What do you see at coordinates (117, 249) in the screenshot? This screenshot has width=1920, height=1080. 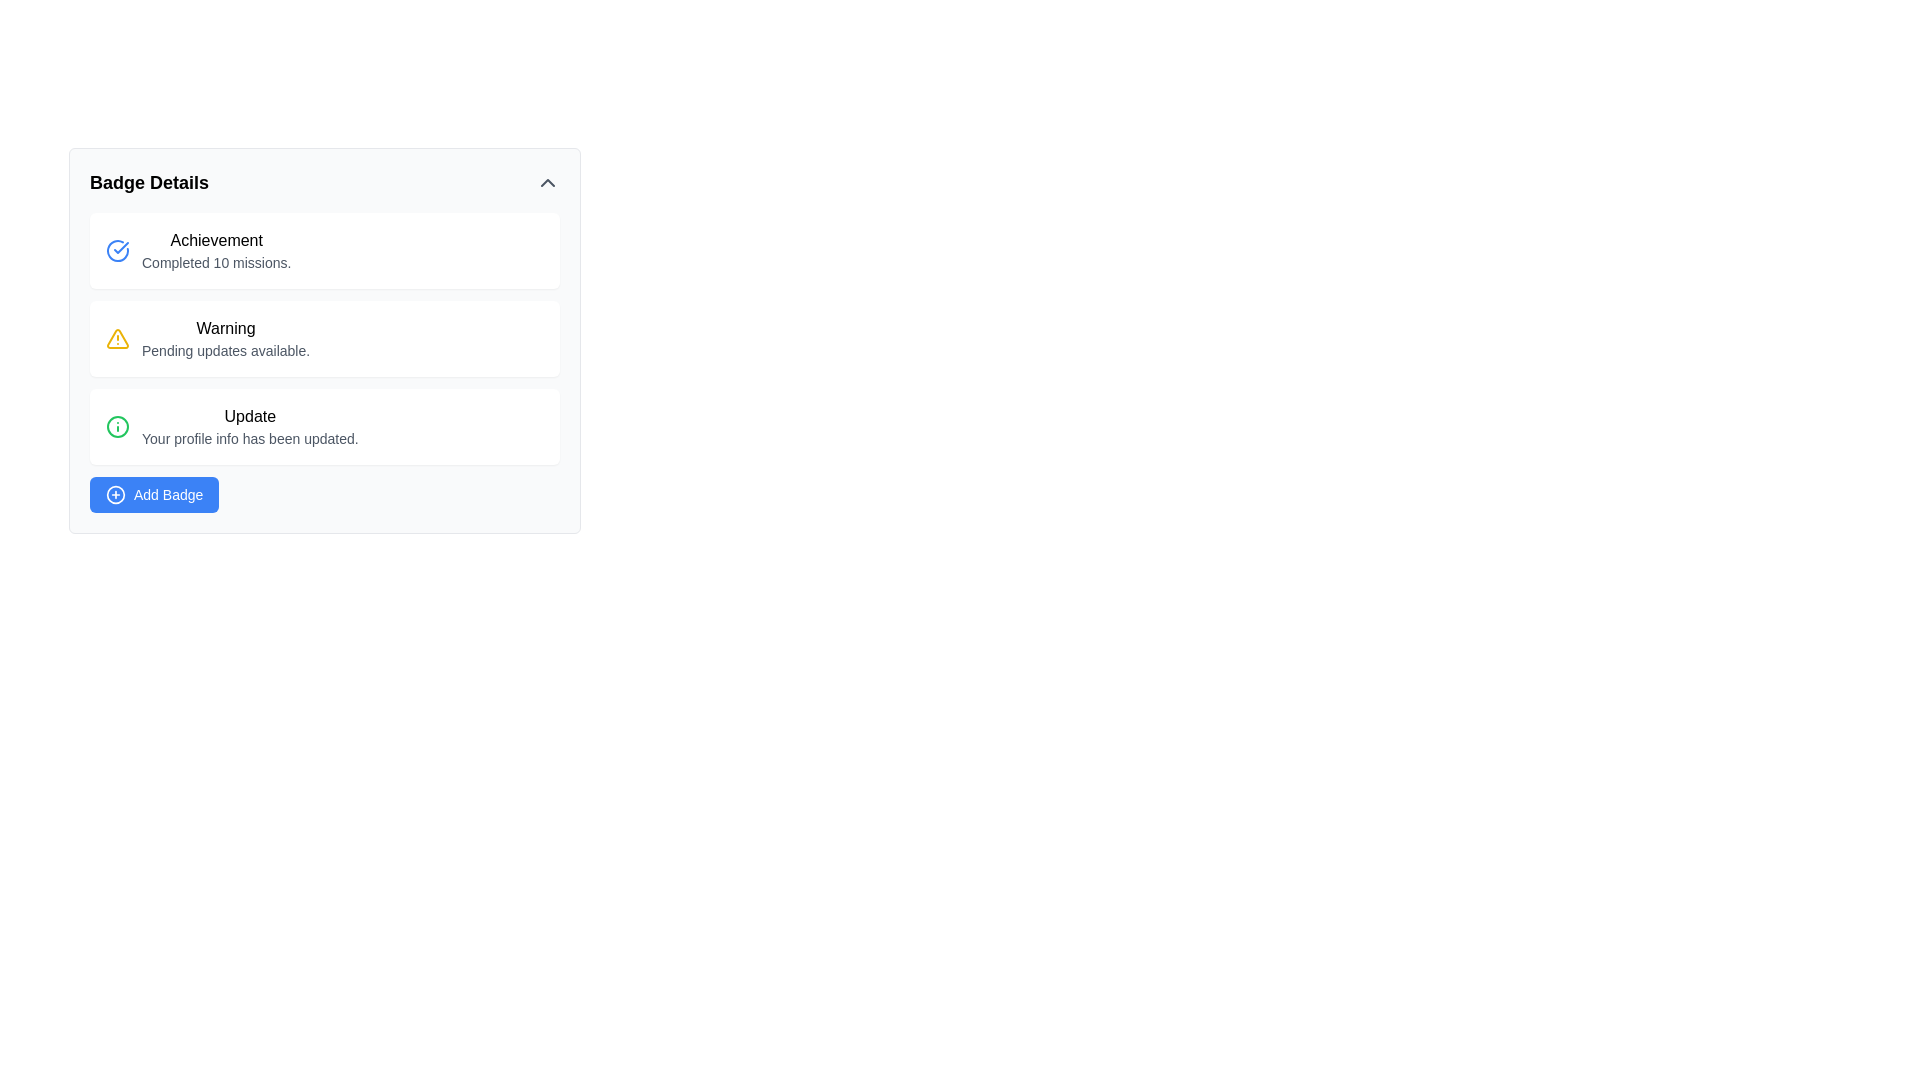 I see `the blue checkmark icon indicating successful status within the 'Badge Details' section, located adjacent to the 'Achievement' text` at bounding box center [117, 249].